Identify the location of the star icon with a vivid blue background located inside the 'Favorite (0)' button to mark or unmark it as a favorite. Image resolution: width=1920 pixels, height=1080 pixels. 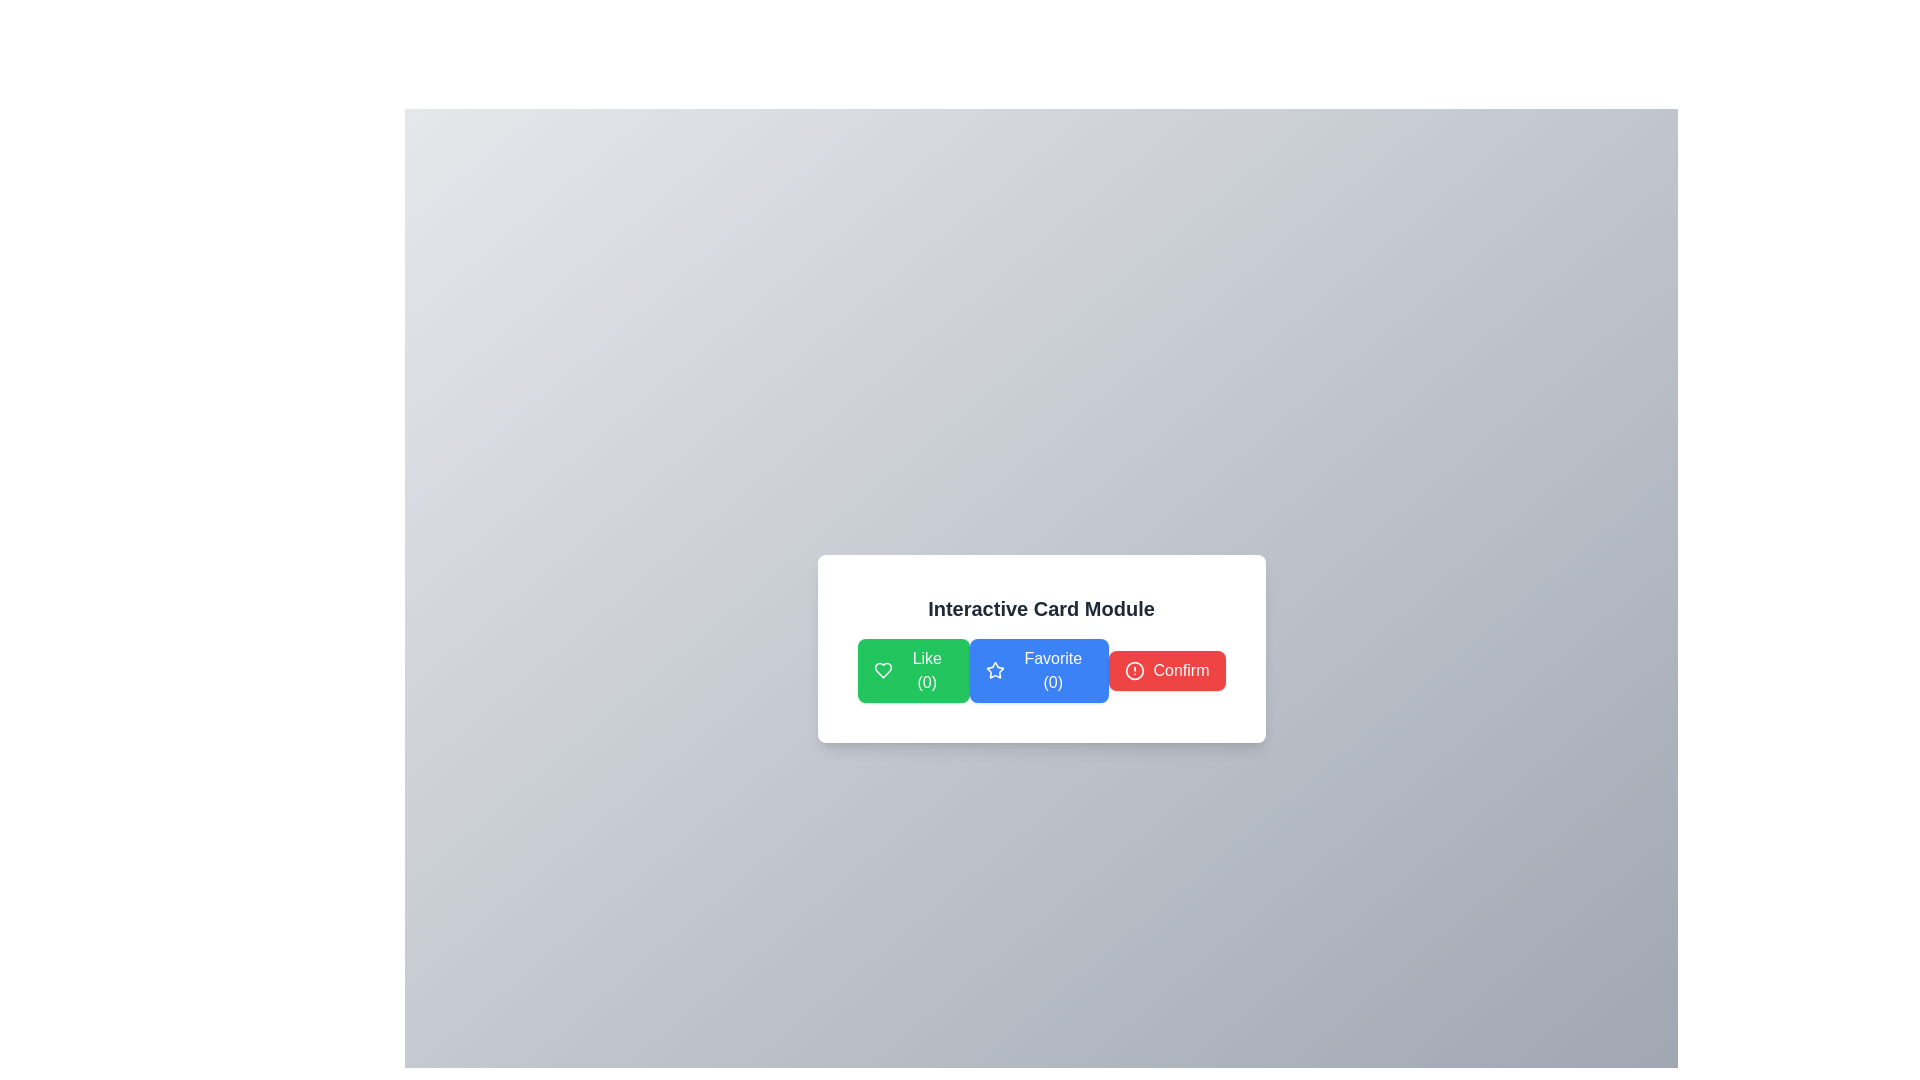
(995, 671).